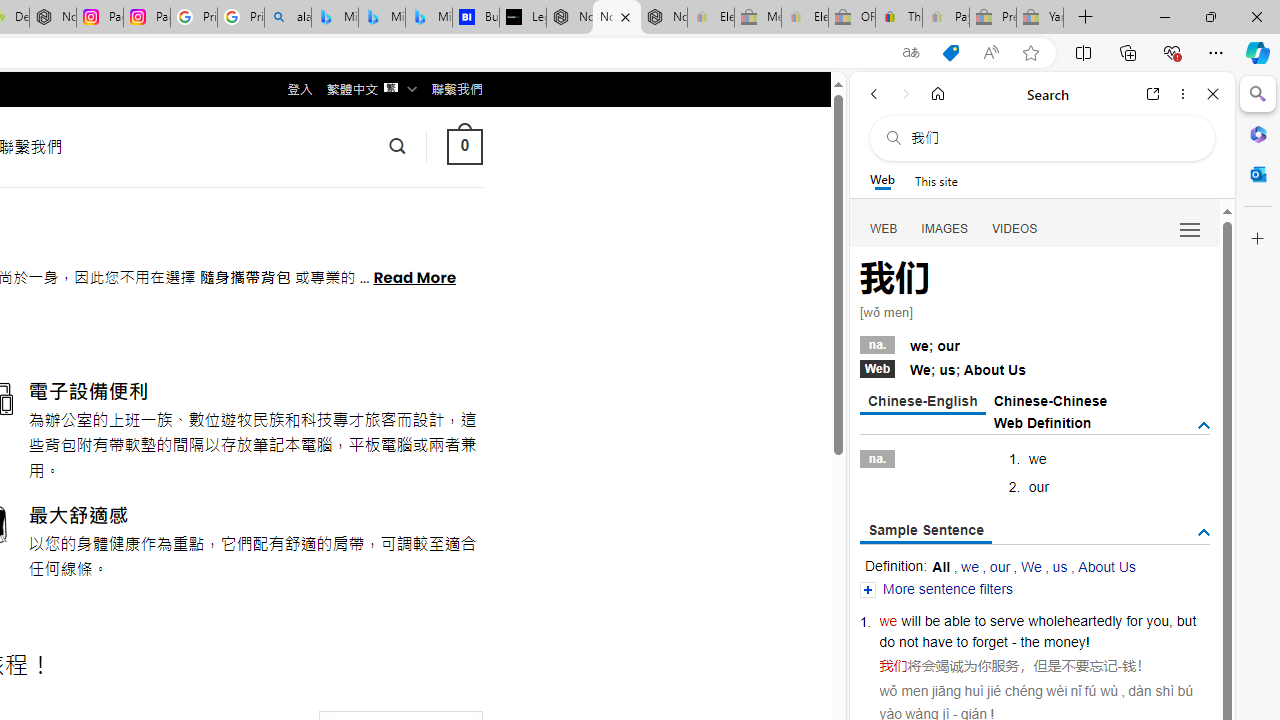 This screenshot has height=720, width=1280. Describe the element at coordinates (463, 145) in the screenshot. I see `' 0 '` at that location.